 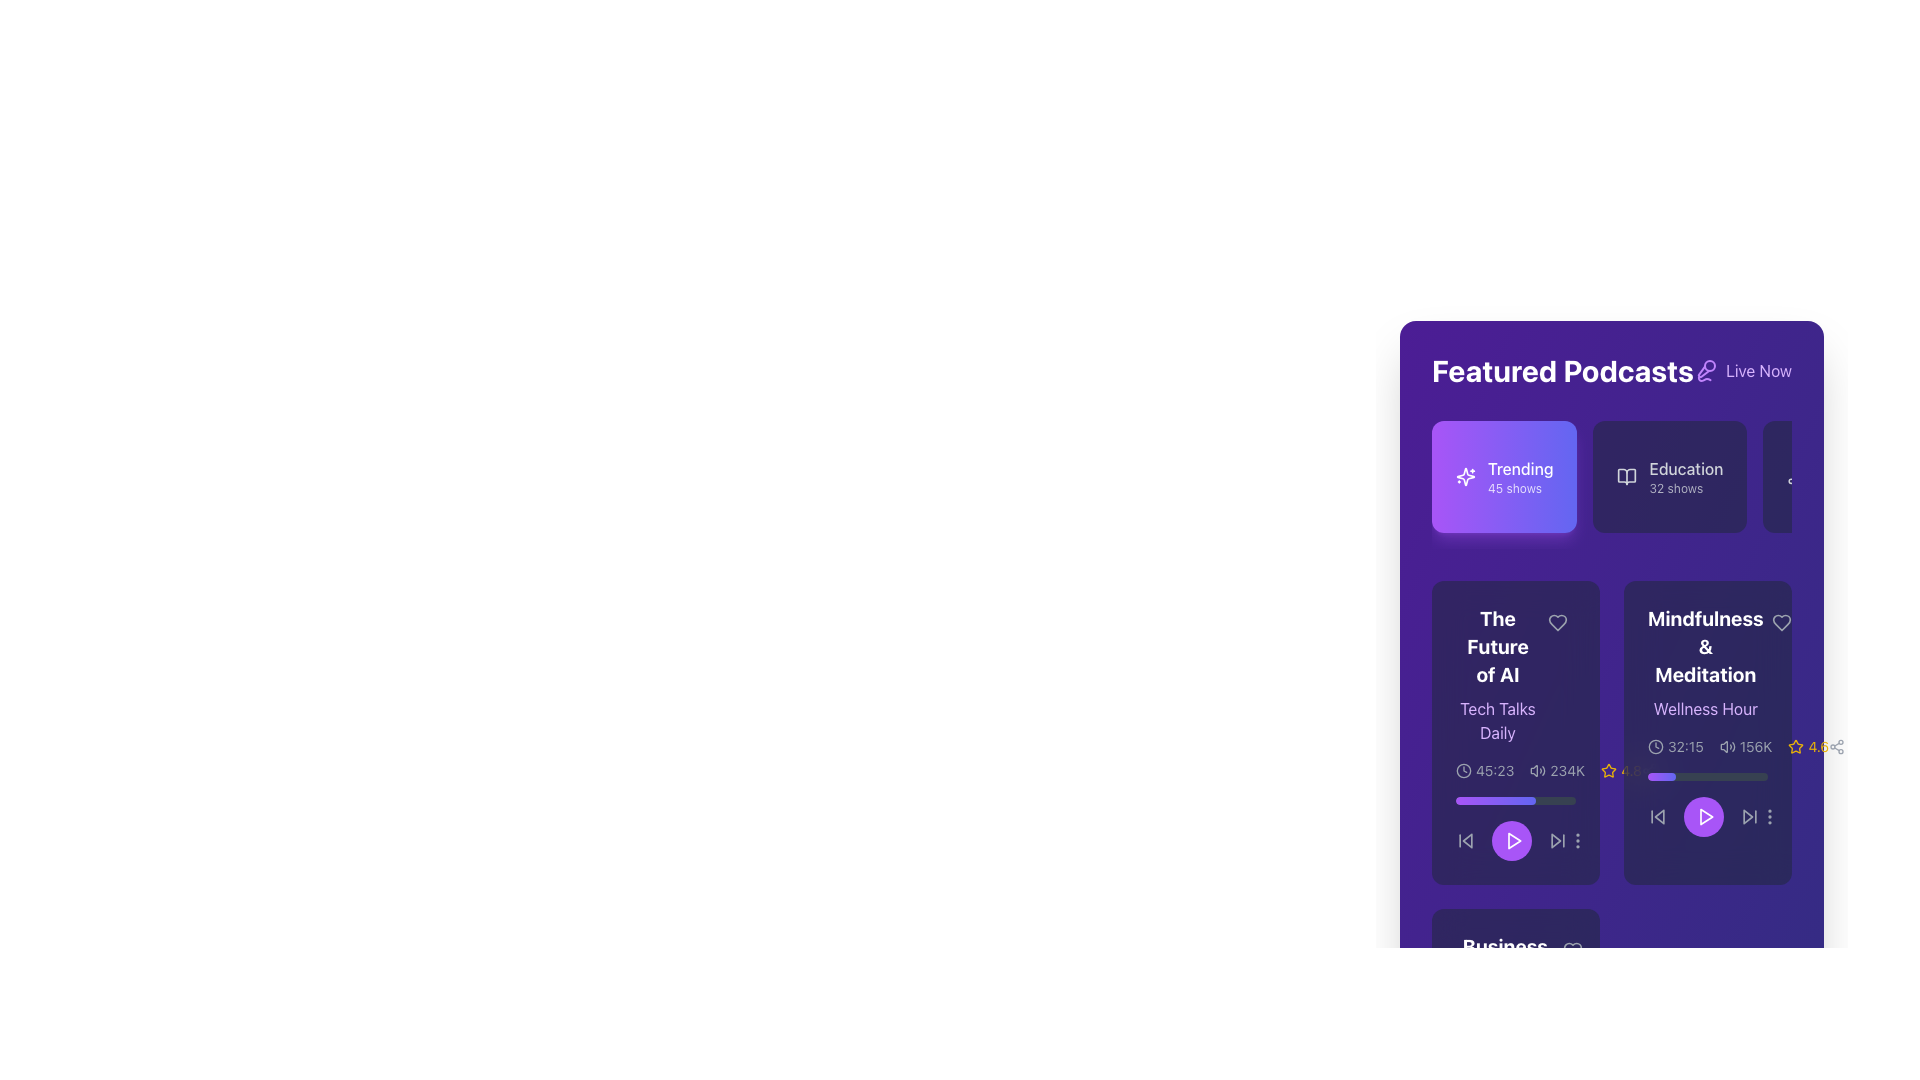 I want to click on category title 'Education' which labels the content in the 'Education' section, positioned above '32 shows' in the 'Featured Podcasts' section, so click(x=1685, y=469).